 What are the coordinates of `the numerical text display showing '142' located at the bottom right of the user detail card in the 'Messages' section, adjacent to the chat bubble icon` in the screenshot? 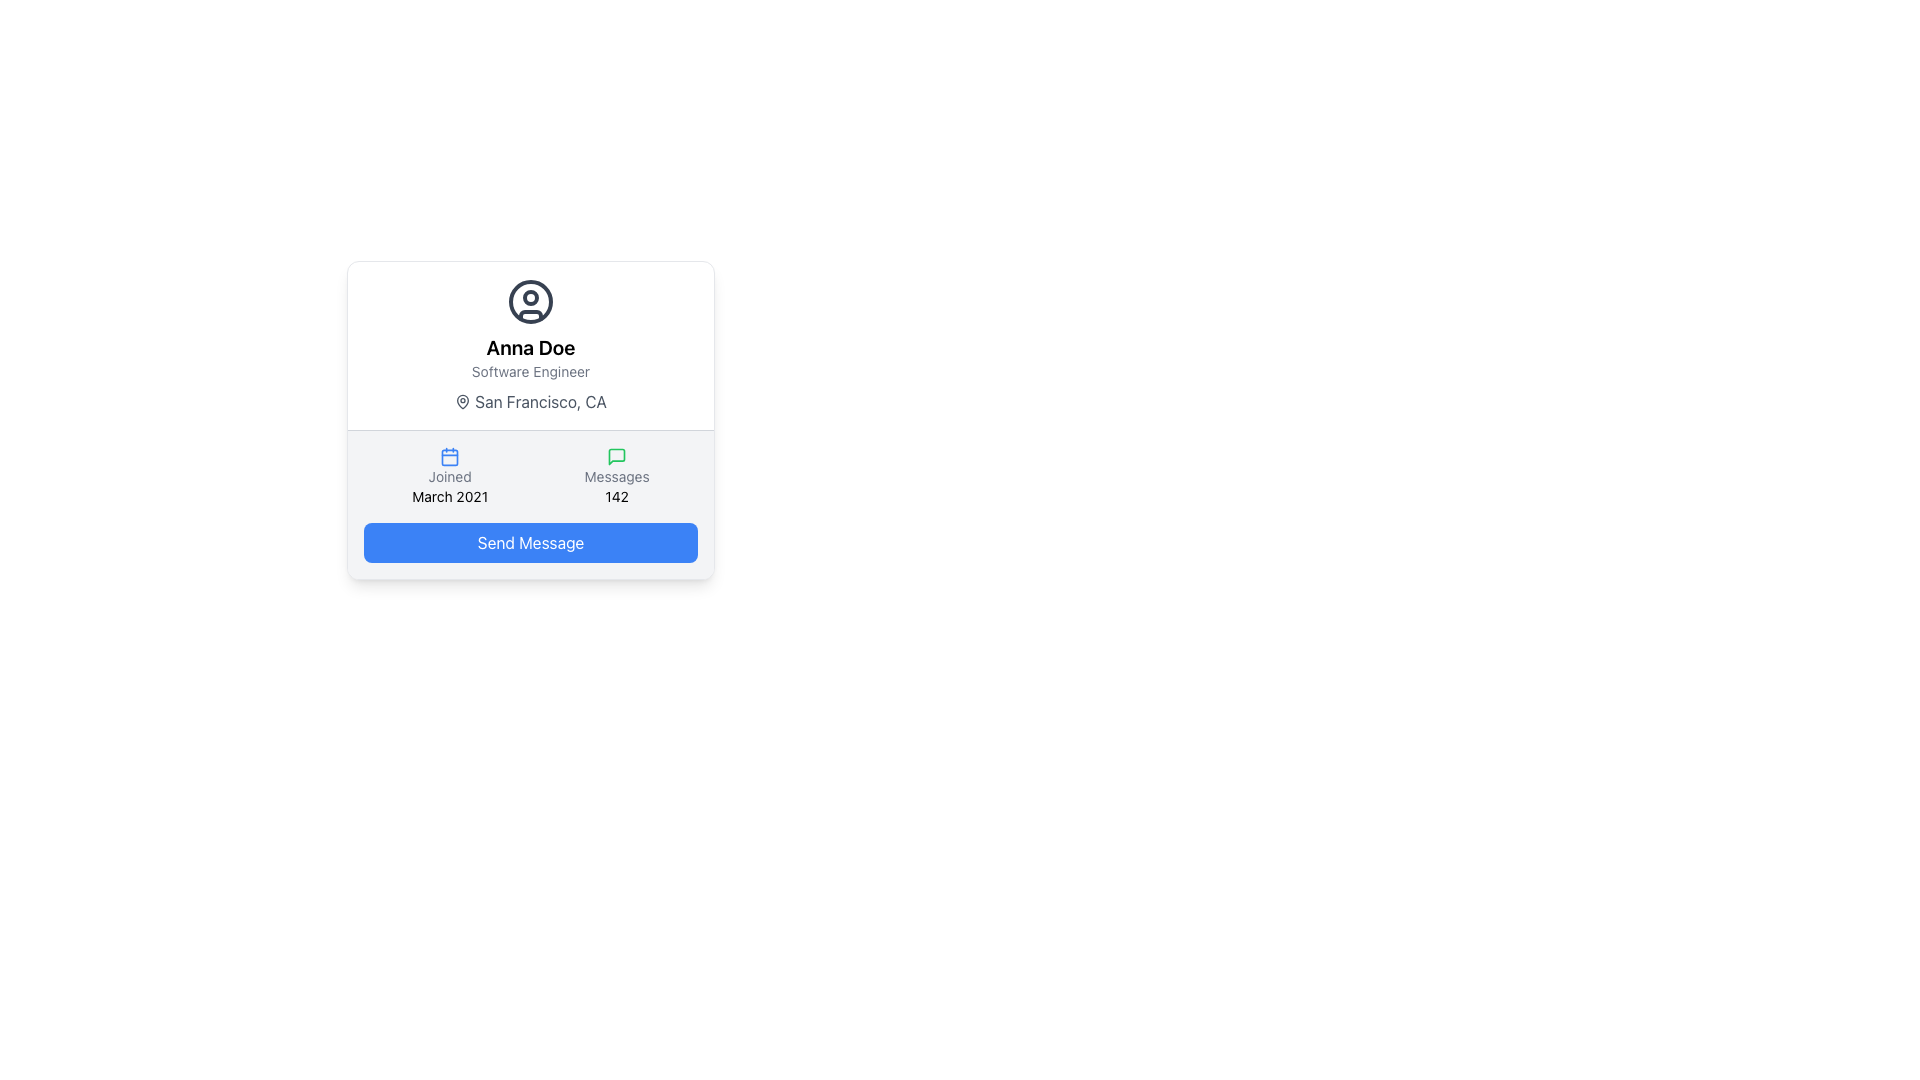 It's located at (616, 496).